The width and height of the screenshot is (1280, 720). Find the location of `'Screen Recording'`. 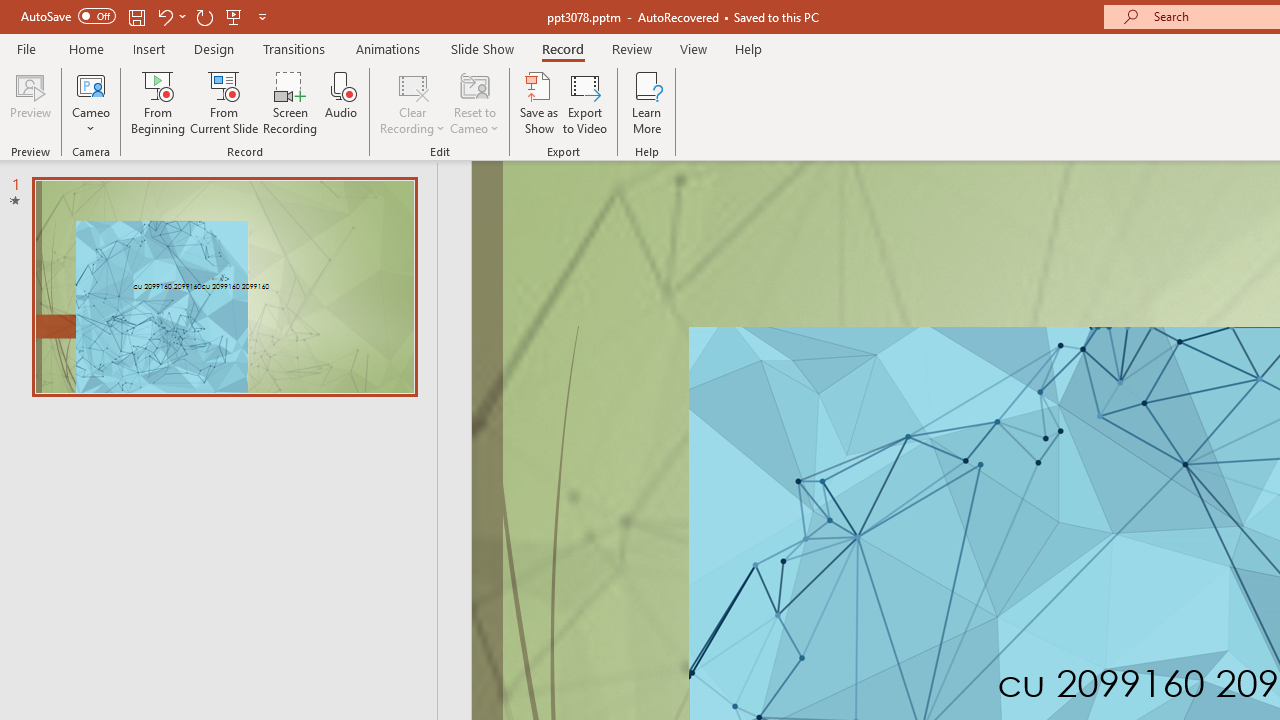

'Screen Recording' is located at coordinates (289, 103).